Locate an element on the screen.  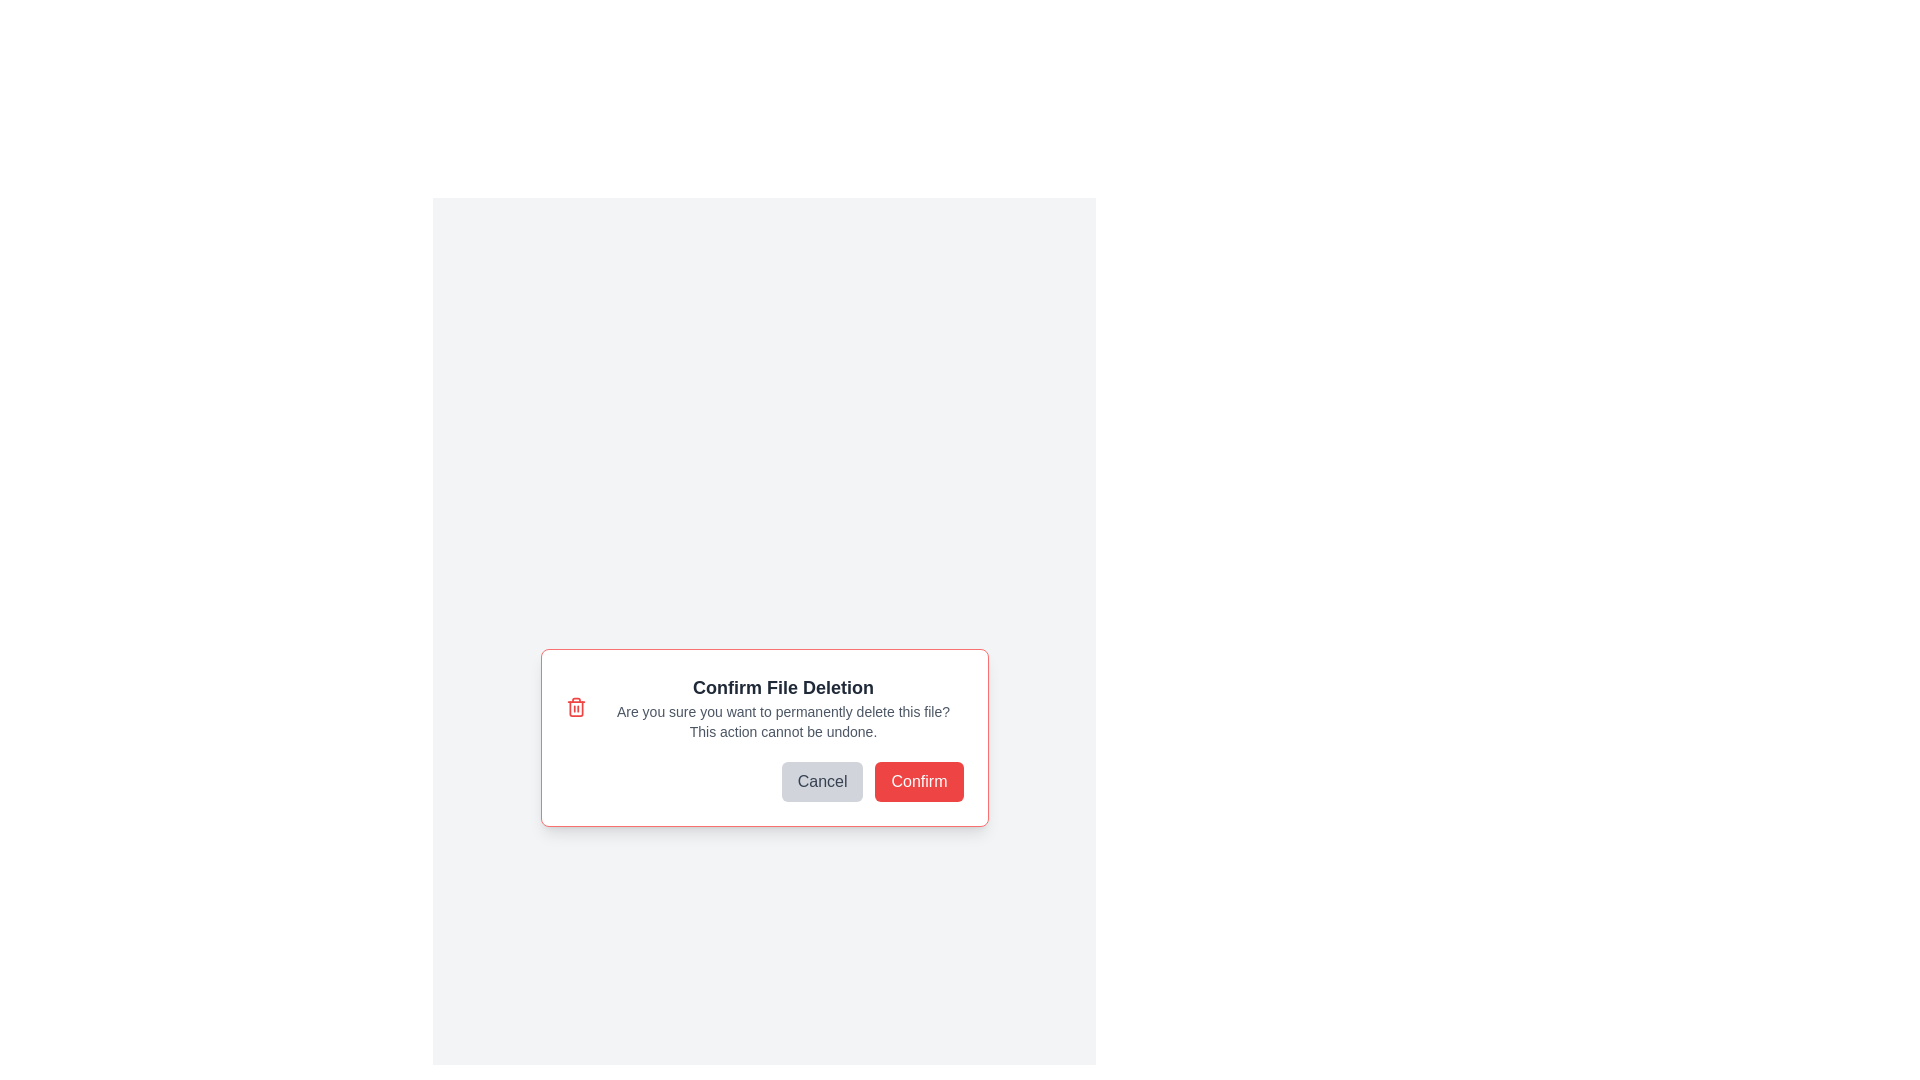
the static decorative trash icon located on the left side of the confirmation dialog box, aligned with the 'Confirm File Deletion' text is located at coordinates (575, 707).